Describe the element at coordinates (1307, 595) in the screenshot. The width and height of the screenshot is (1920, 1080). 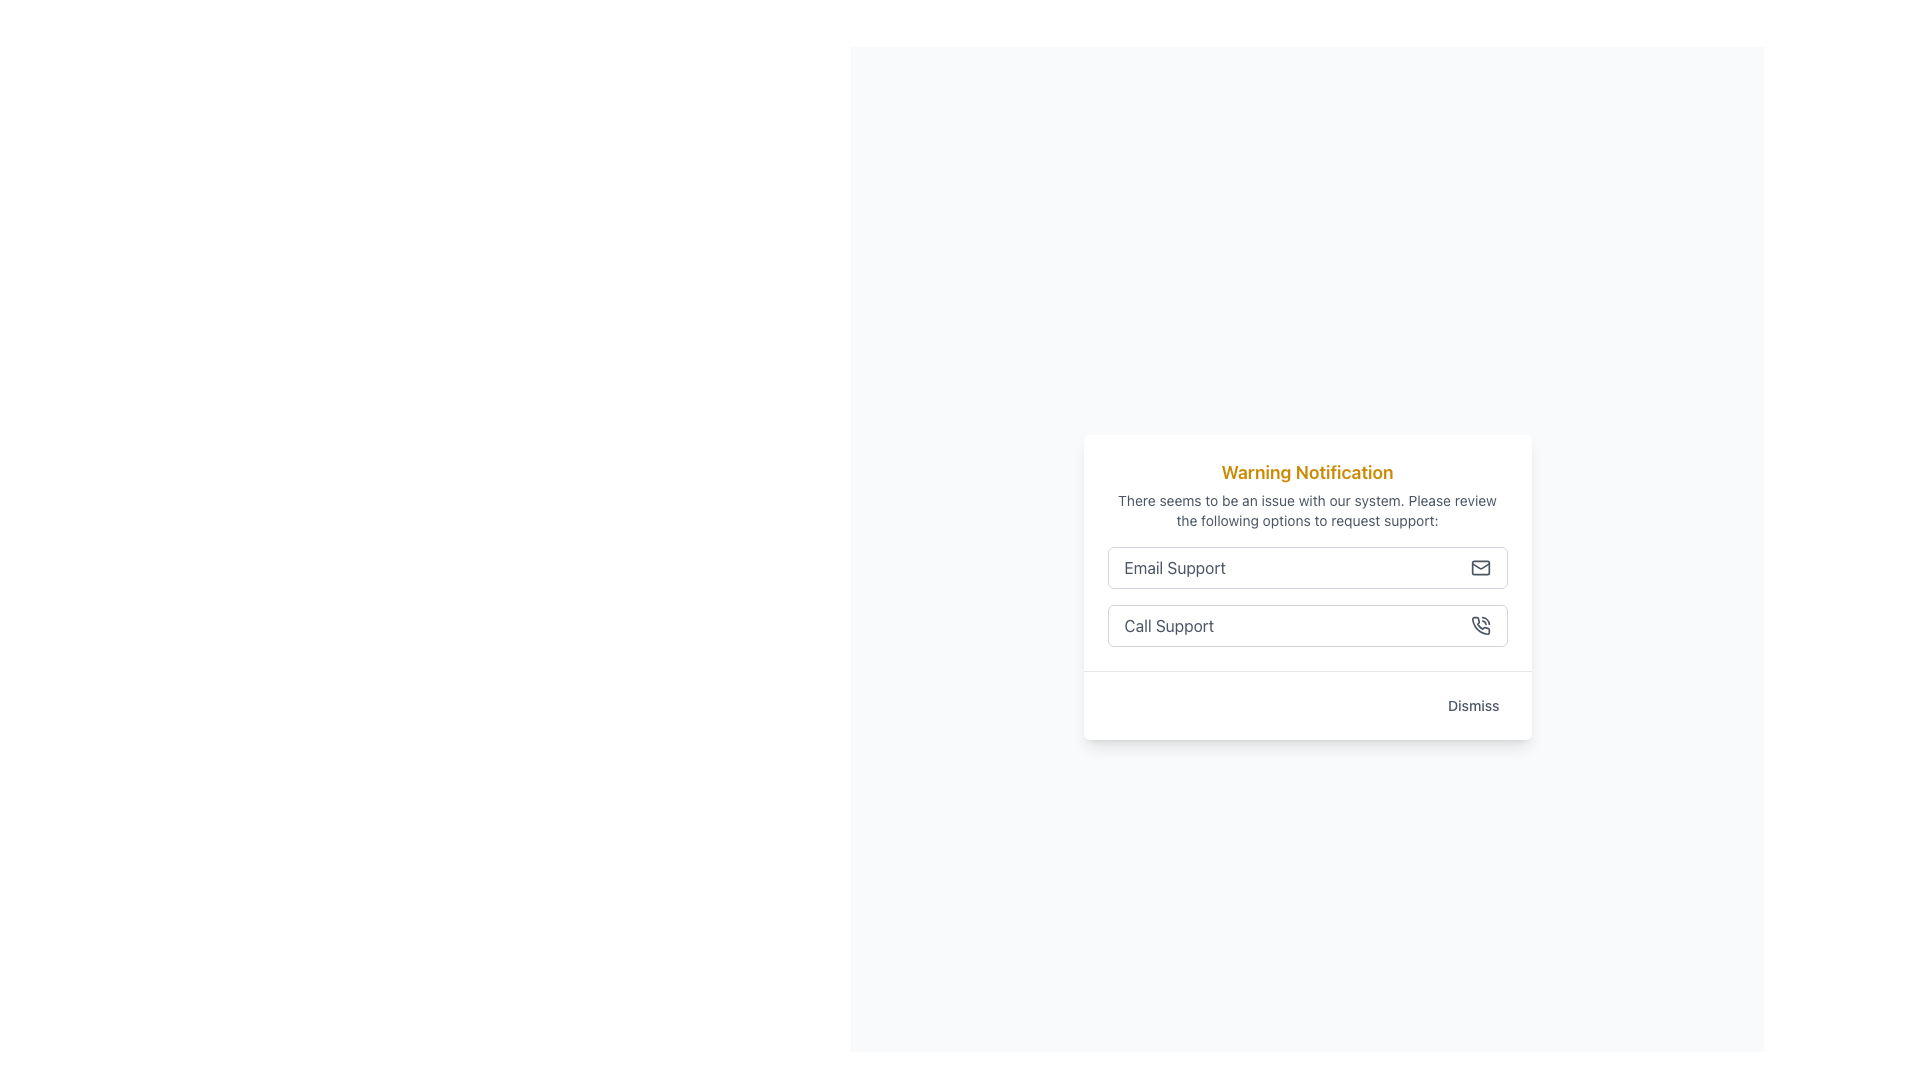
I see `the vertical list of support options buttons, specifically the 'Email Support' and 'Call Support' buttons located at the bottom of the notification panel` at that location.